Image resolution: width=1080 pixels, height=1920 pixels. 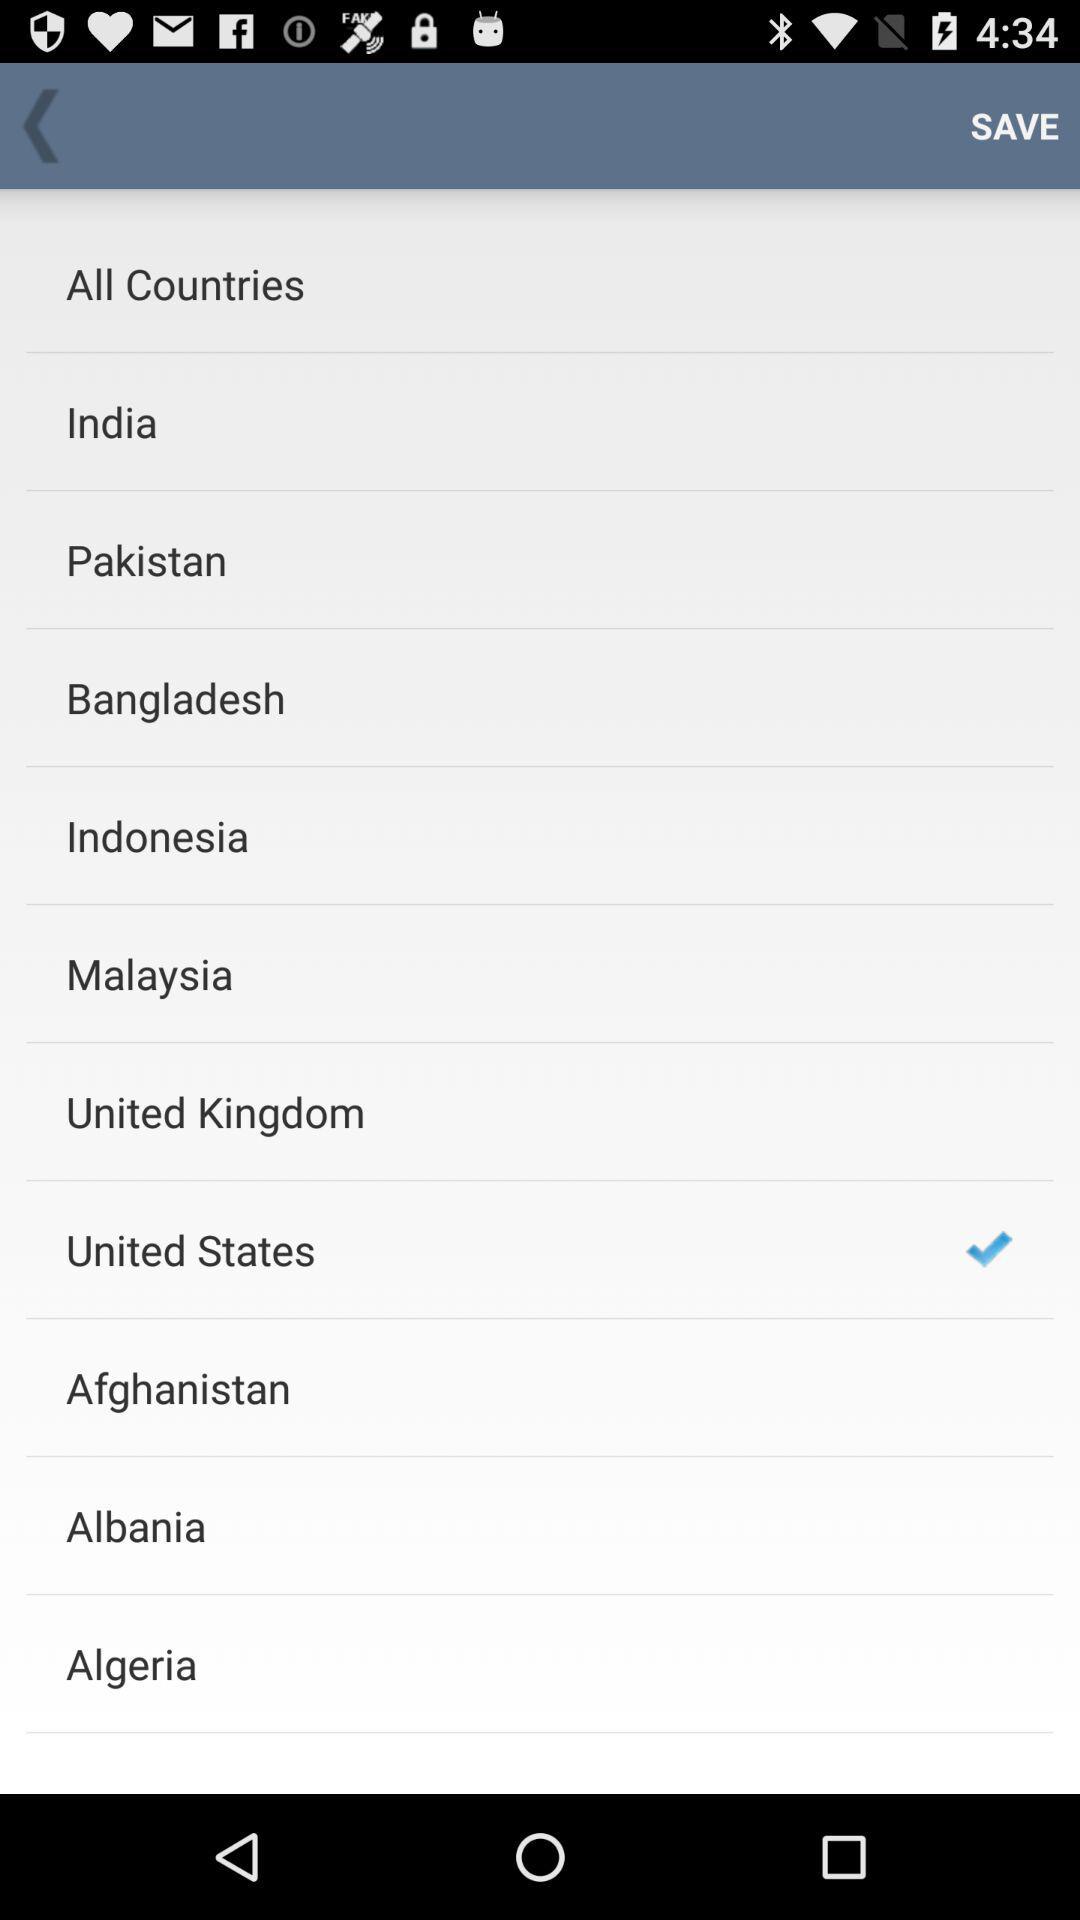 What do you see at coordinates (489, 559) in the screenshot?
I see `the pakistan icon` at bounding box center [489, 559].